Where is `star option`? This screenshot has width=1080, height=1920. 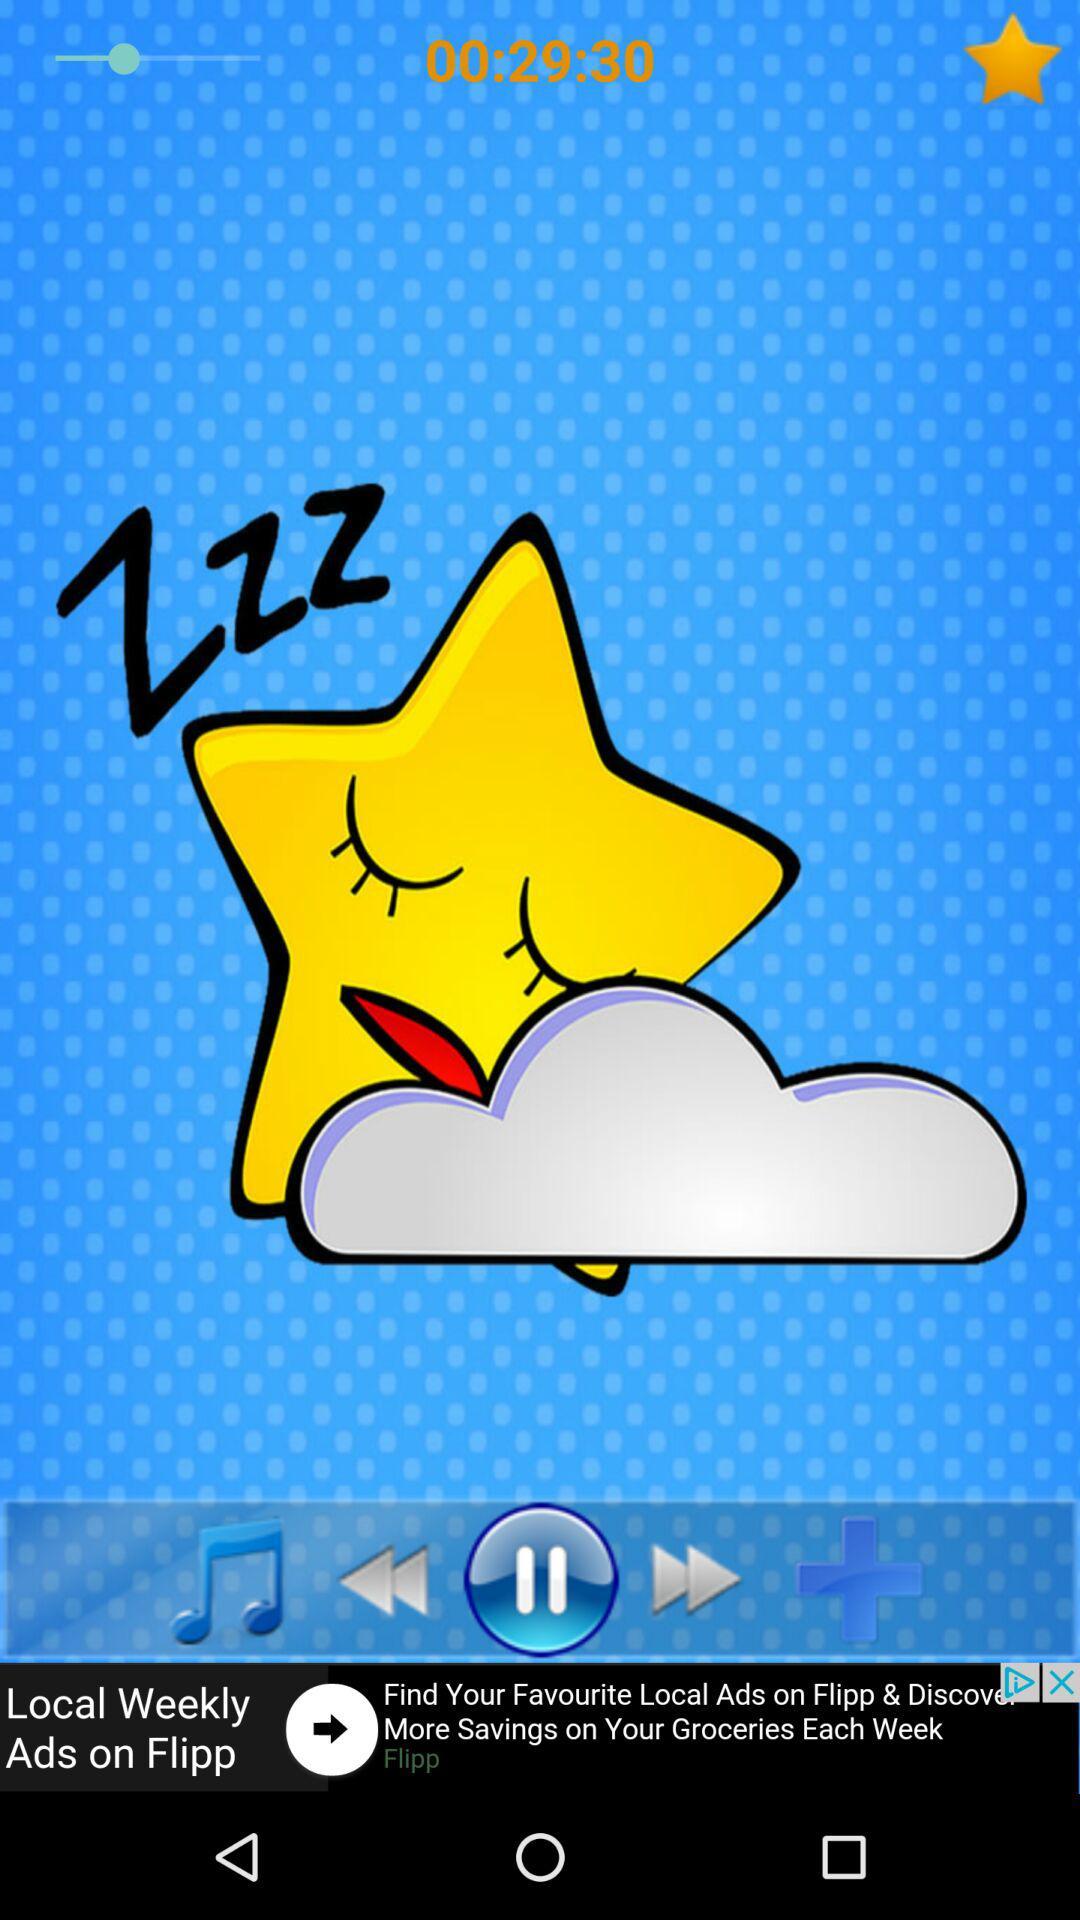 star option is located at coordinates (1020, 59).